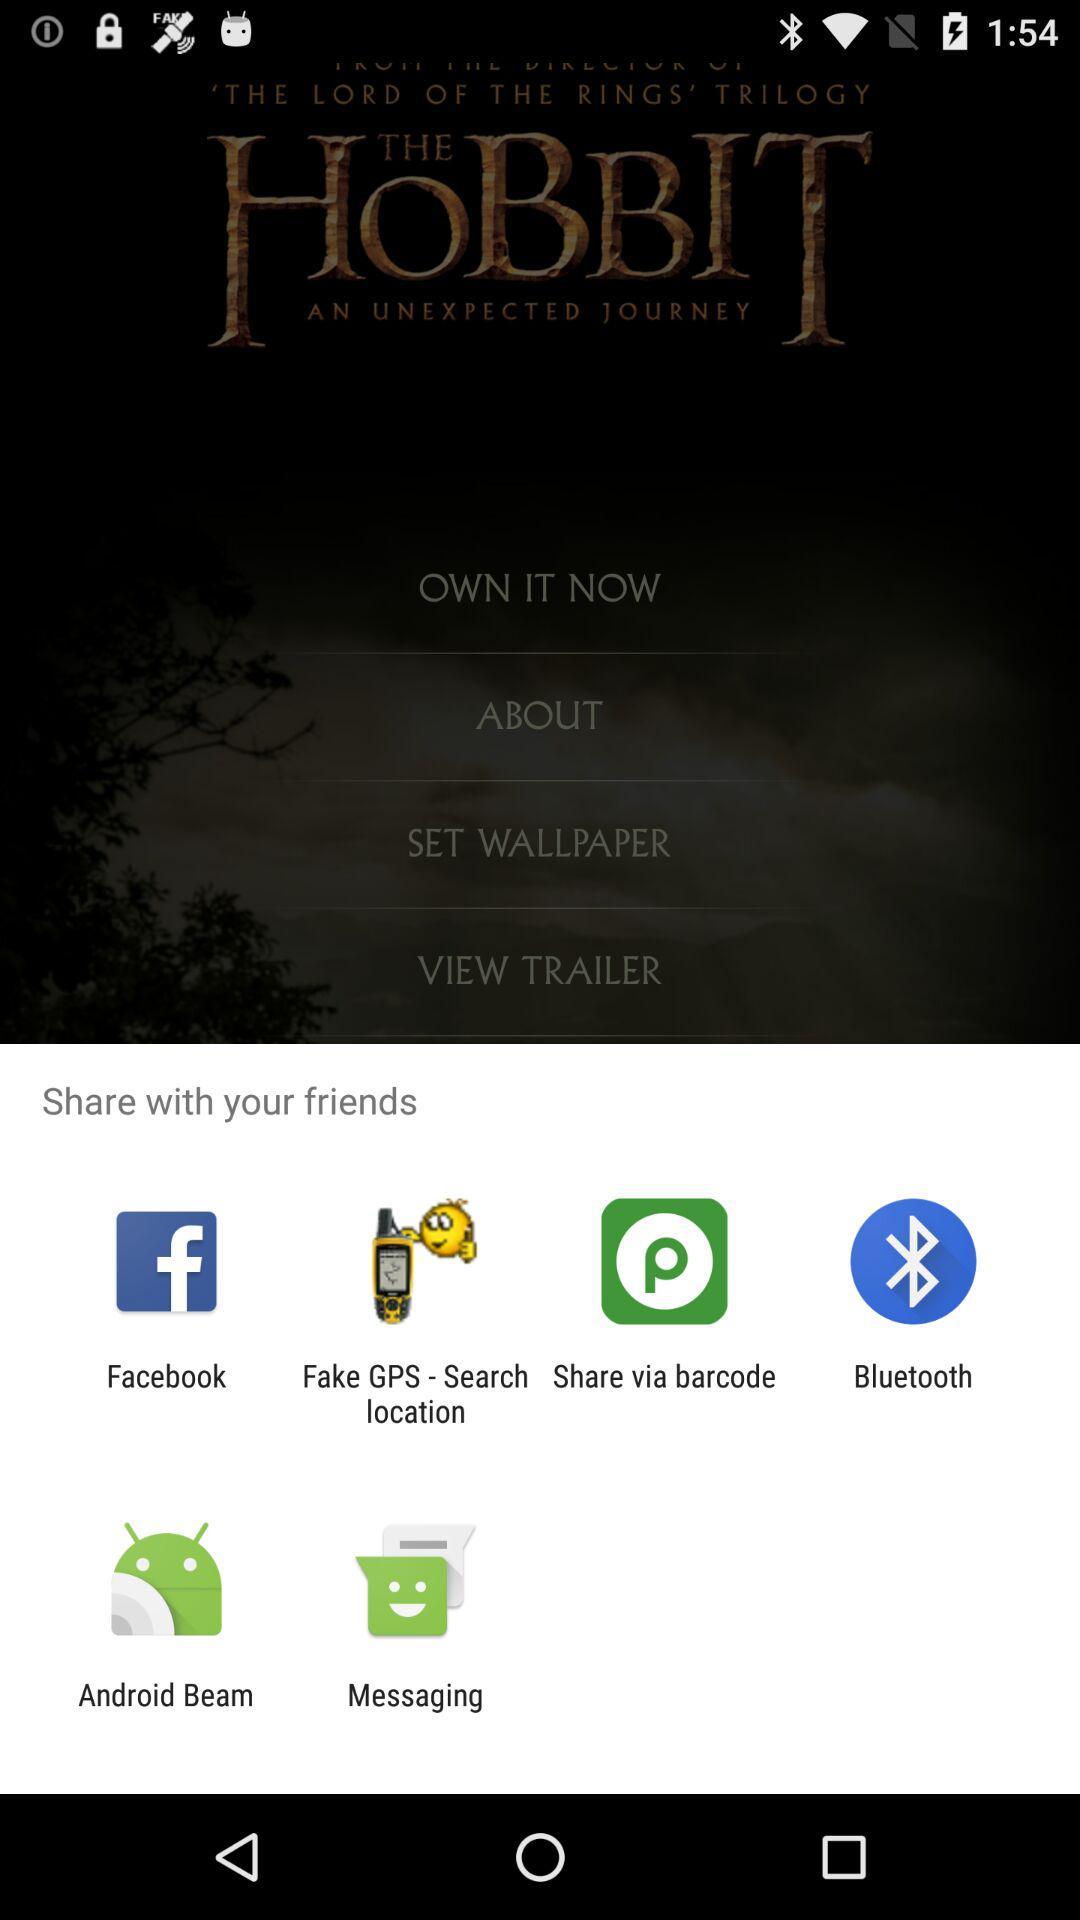 This screenshot has height=1920, width=1080. I want to click on the share via barcode, so click(664, 1392).